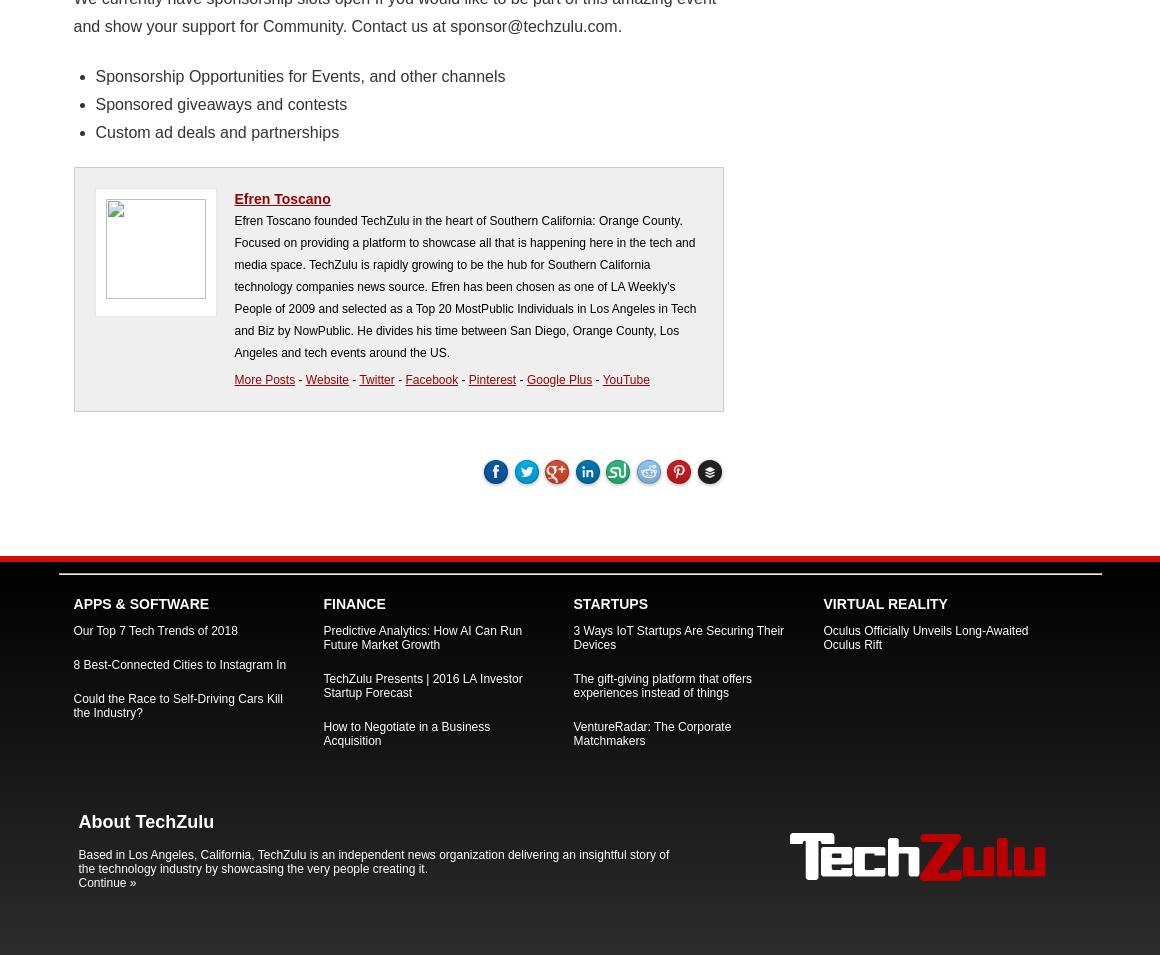  What do you see at coordinates (559, 378) in the screenshot?
I see `'Google Plus'` at bounding box center [559, 378].